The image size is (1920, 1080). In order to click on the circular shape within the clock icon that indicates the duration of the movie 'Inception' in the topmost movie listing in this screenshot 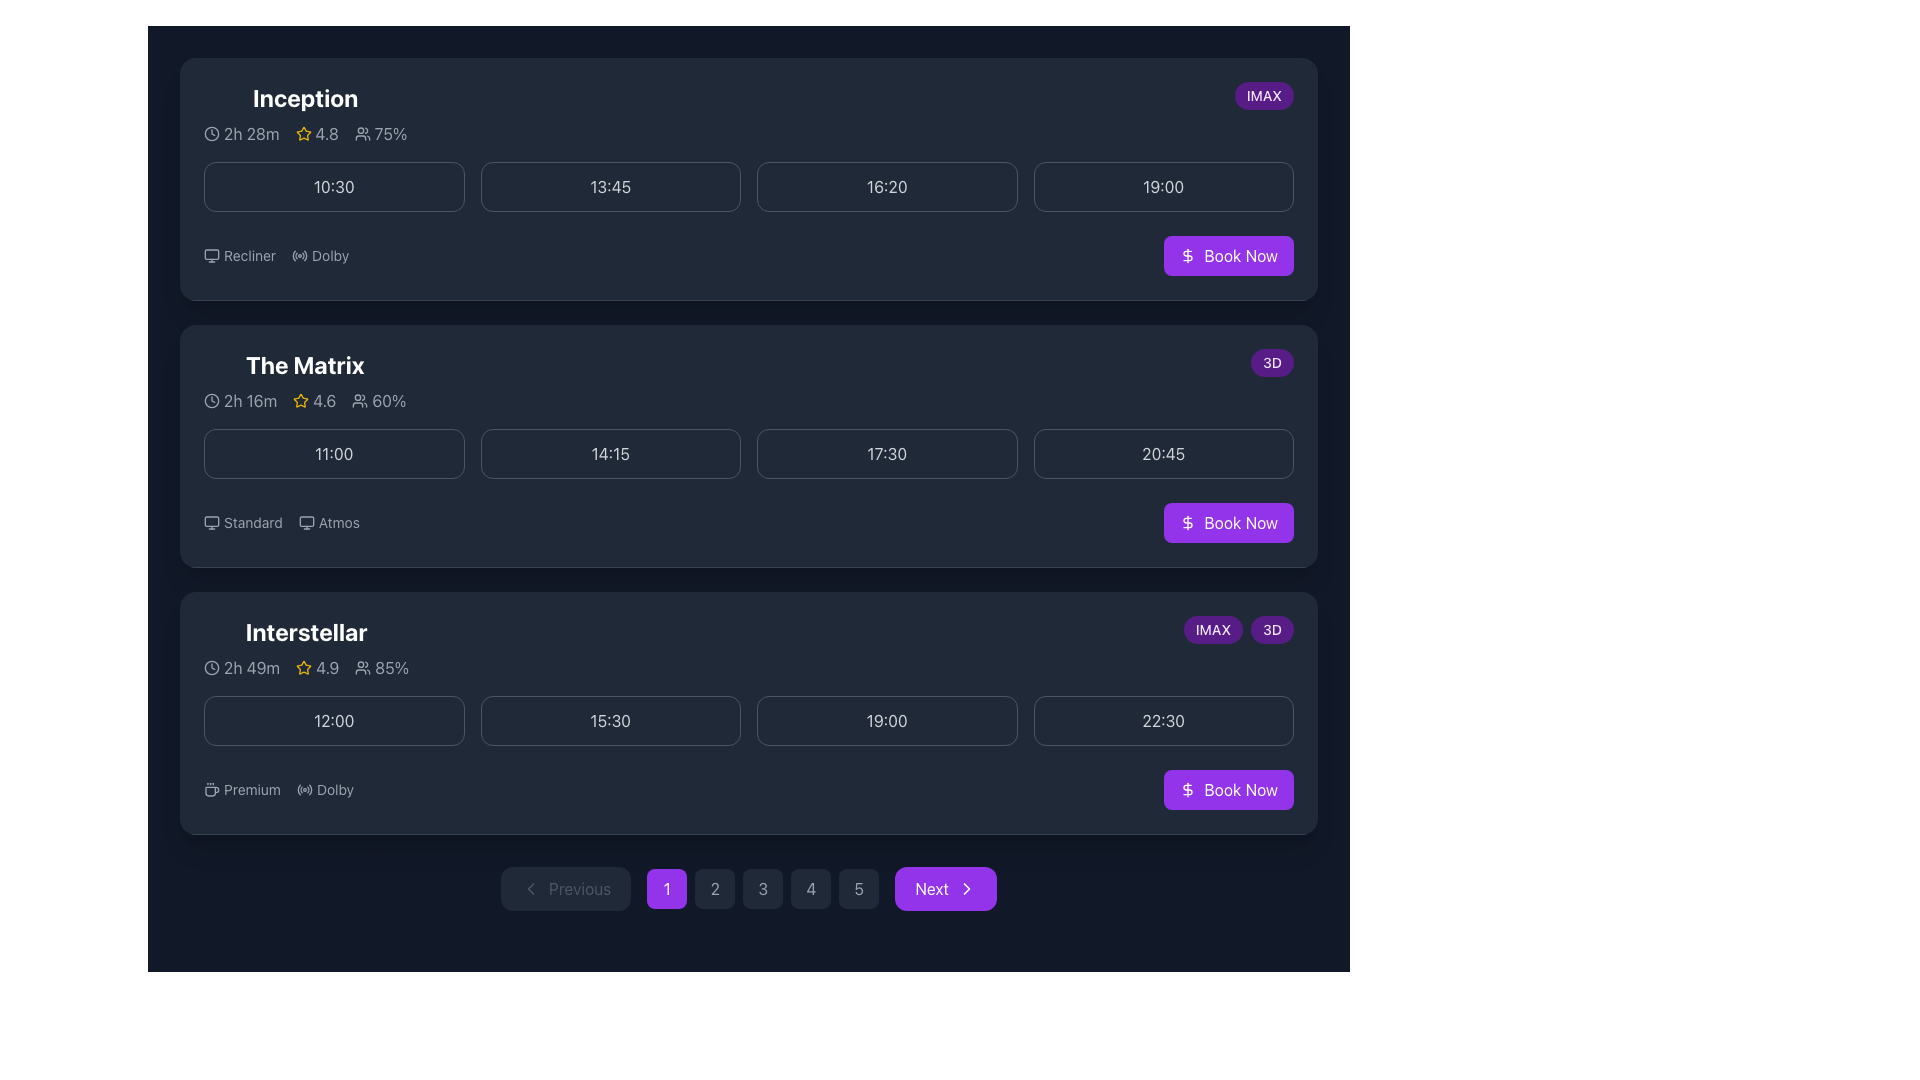, I will do `click(211, 134)`.